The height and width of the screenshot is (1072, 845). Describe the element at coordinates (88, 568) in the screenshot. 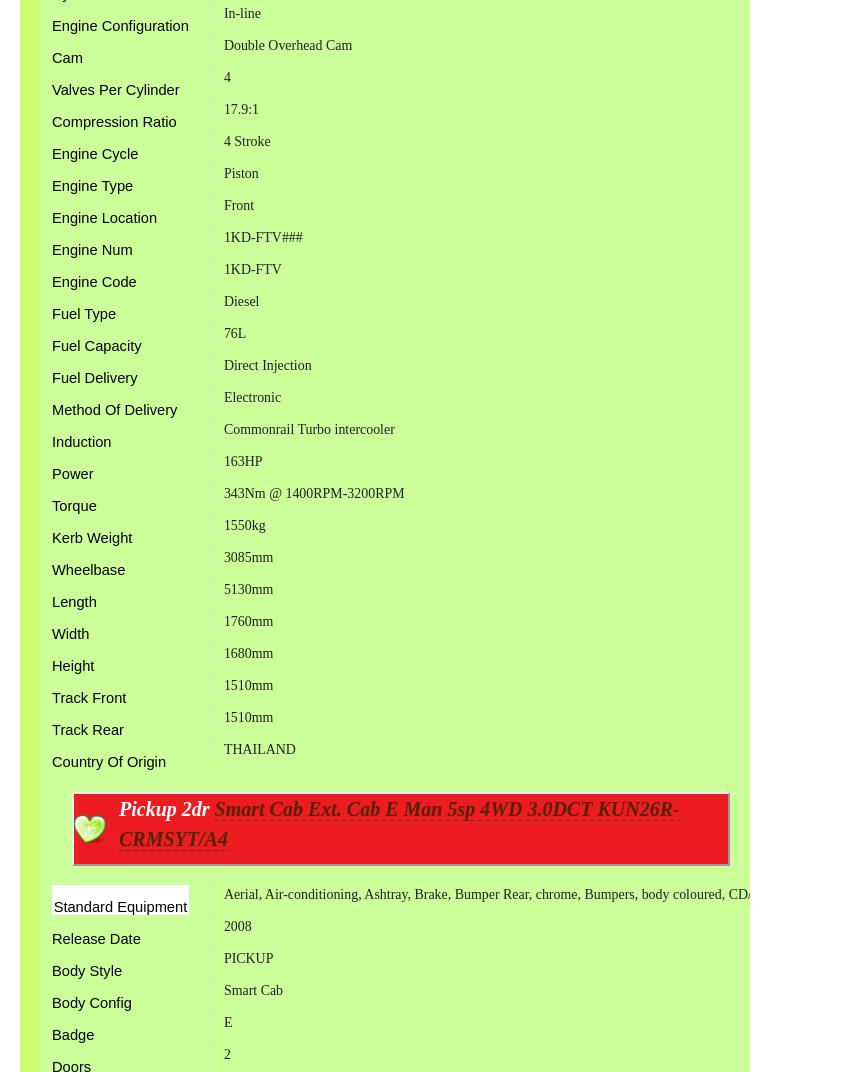

I see `'Wheelbase'` at that location.